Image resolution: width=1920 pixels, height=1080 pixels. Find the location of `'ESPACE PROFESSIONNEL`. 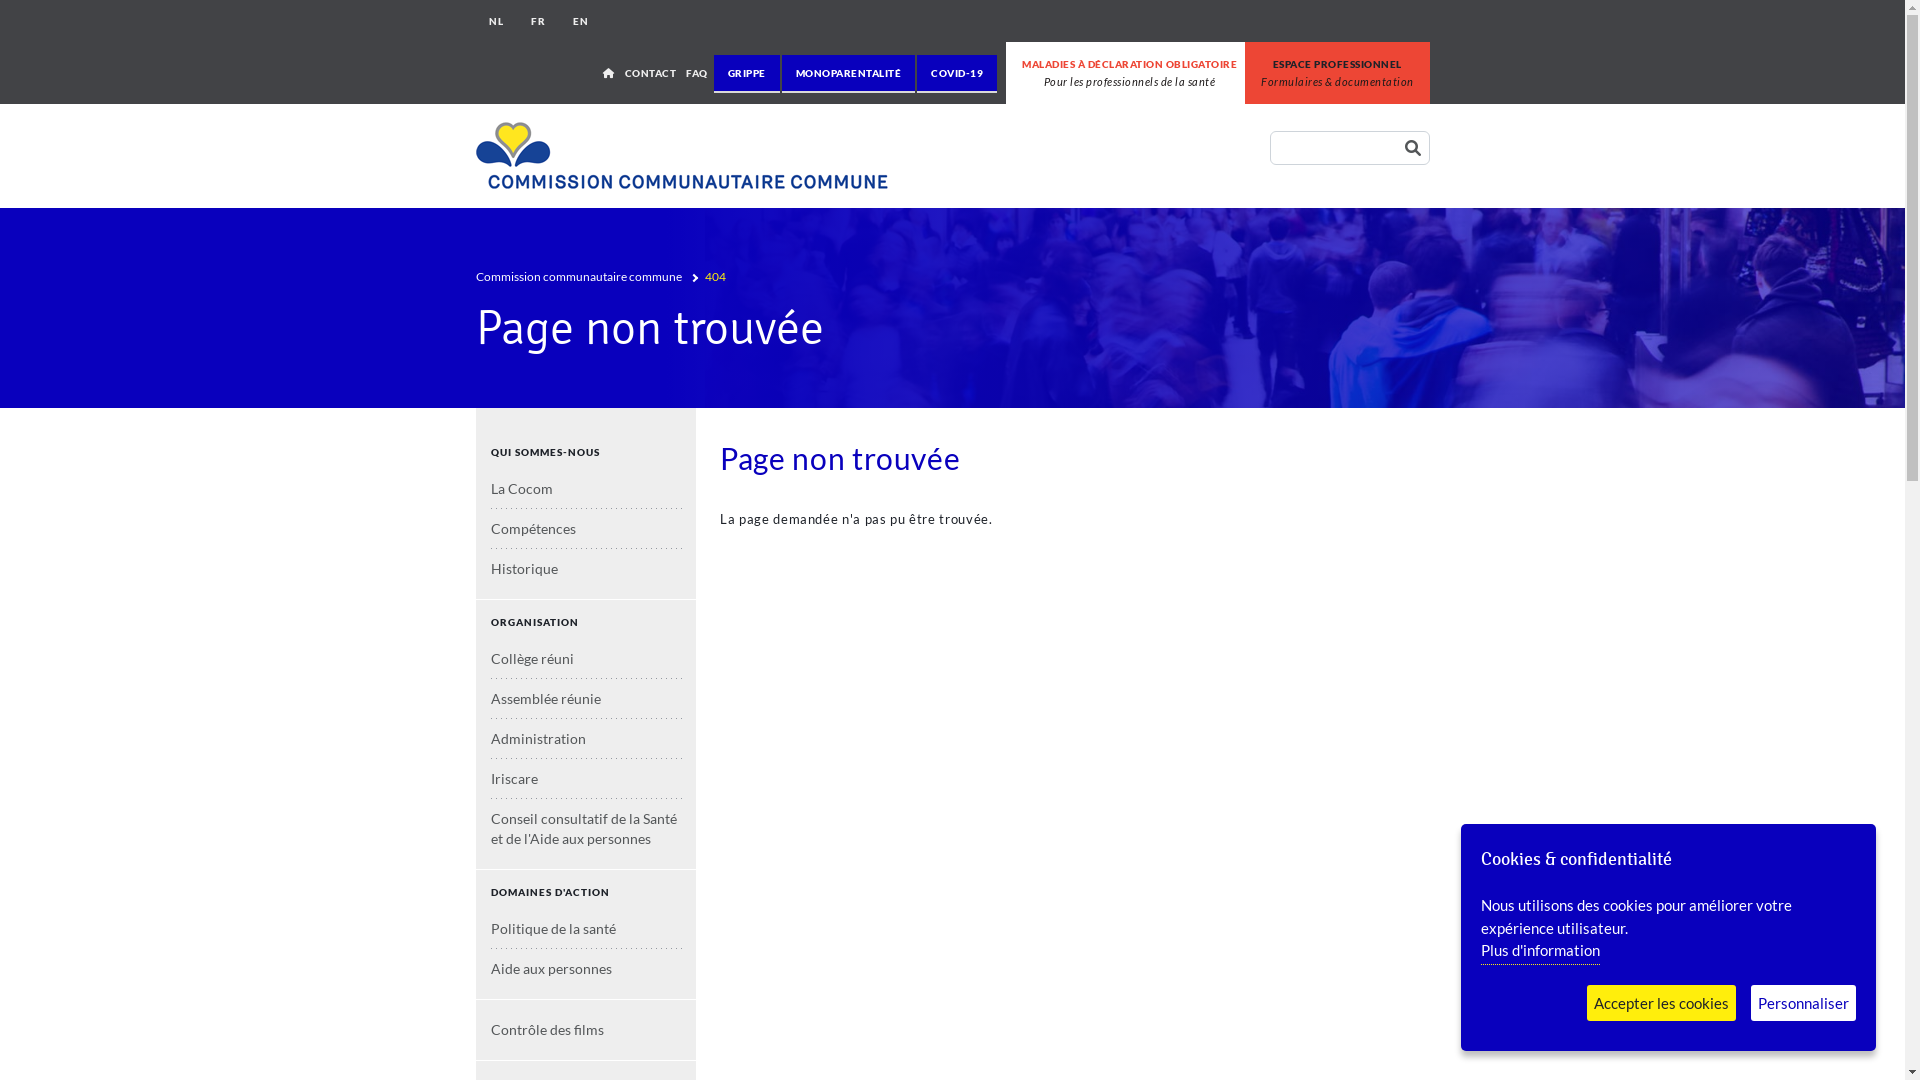

'ESPACE PROFESSIONNEL is located at coordinates (1337, 72).